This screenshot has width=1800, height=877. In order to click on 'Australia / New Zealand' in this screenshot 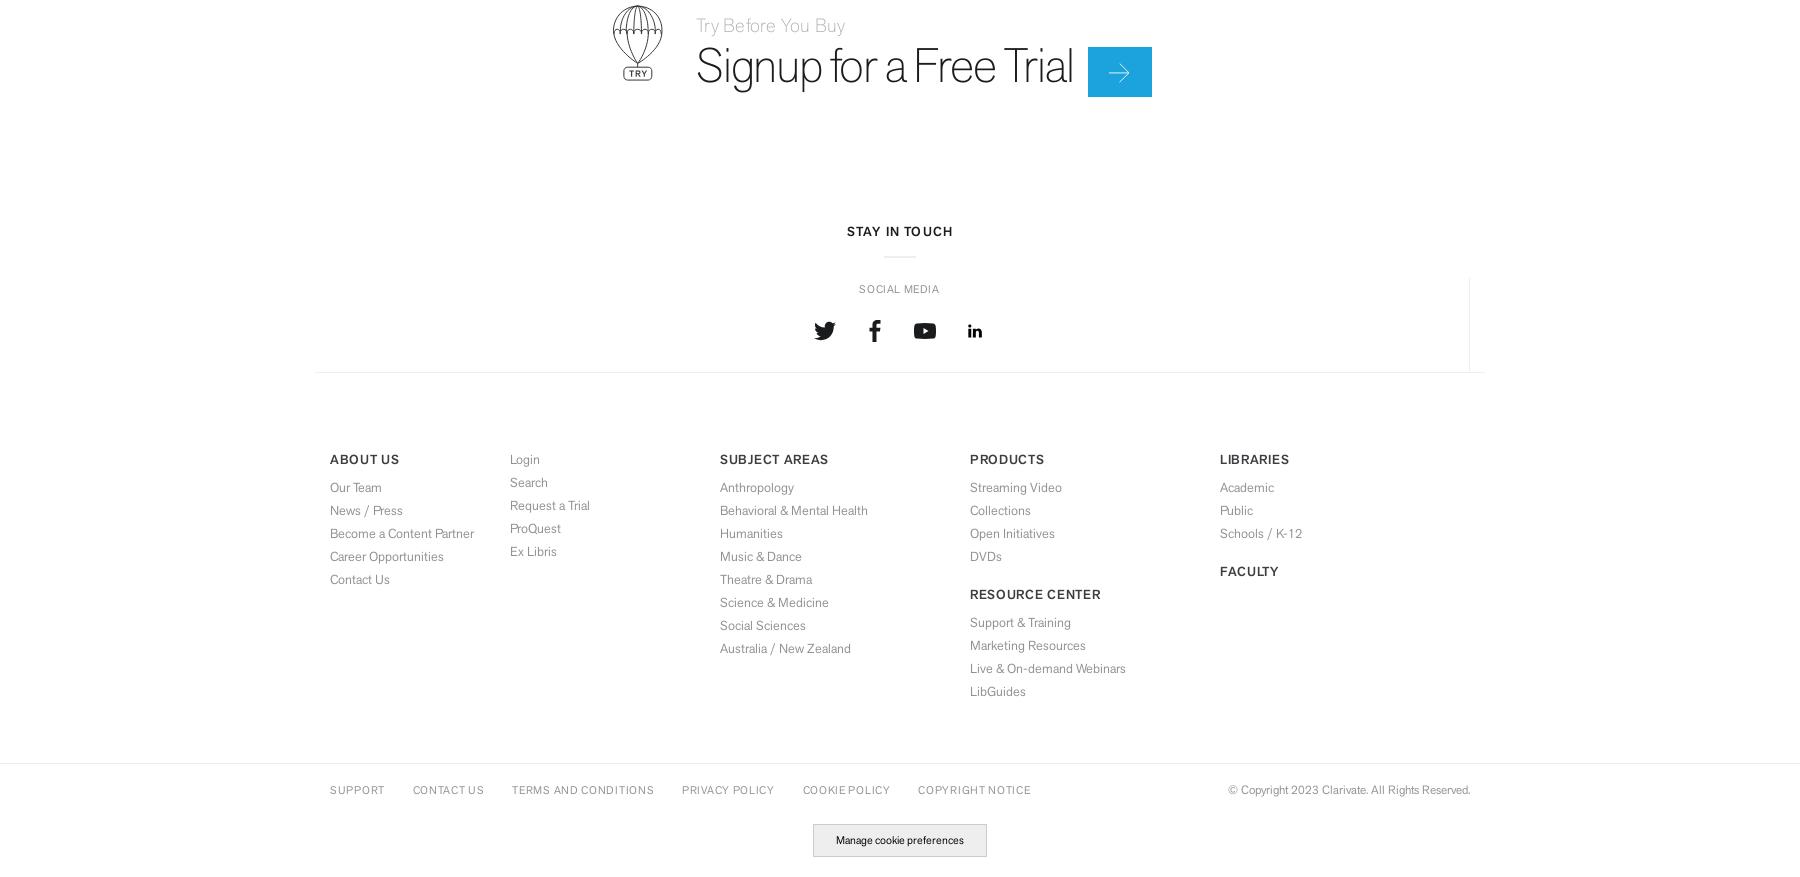, I will do `click(784, 647)`.